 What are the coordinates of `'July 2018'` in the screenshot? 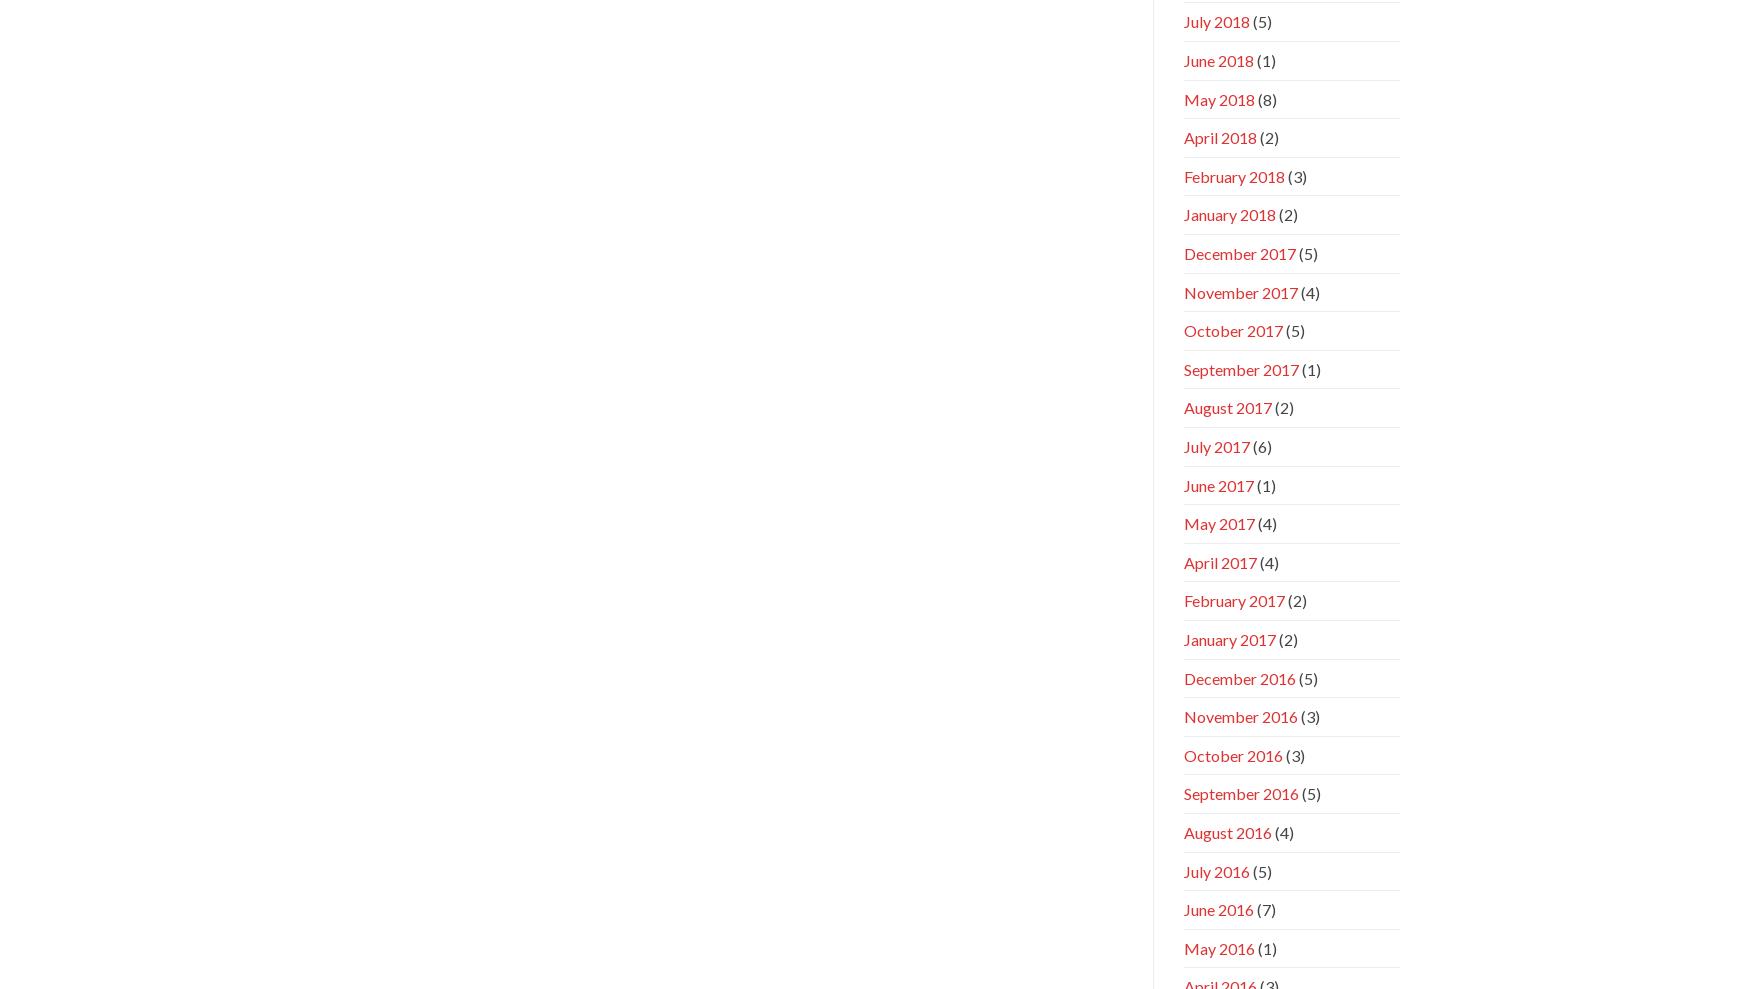 It's located at (1216, 20).